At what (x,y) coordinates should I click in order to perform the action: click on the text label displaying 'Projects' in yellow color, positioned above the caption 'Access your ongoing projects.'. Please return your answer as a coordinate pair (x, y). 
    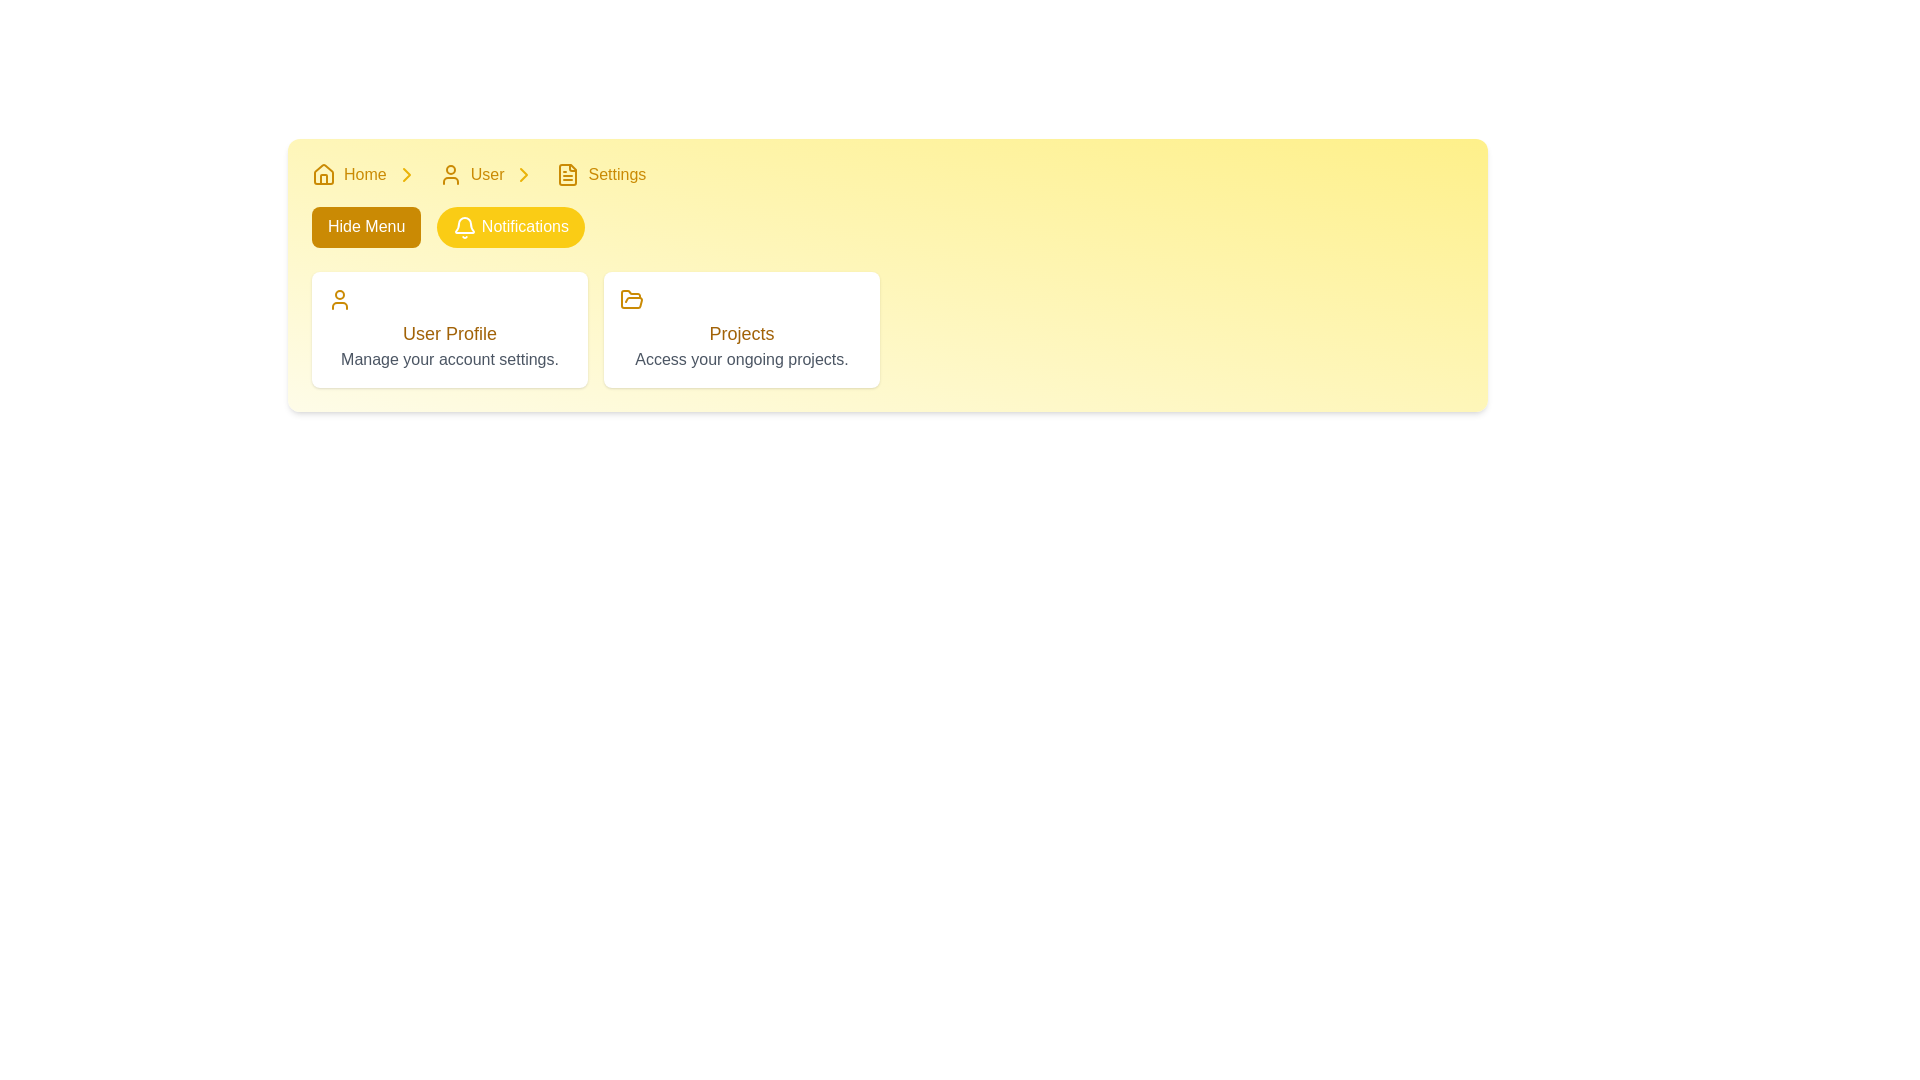
    Looking at the image, I should click on (741, 331).